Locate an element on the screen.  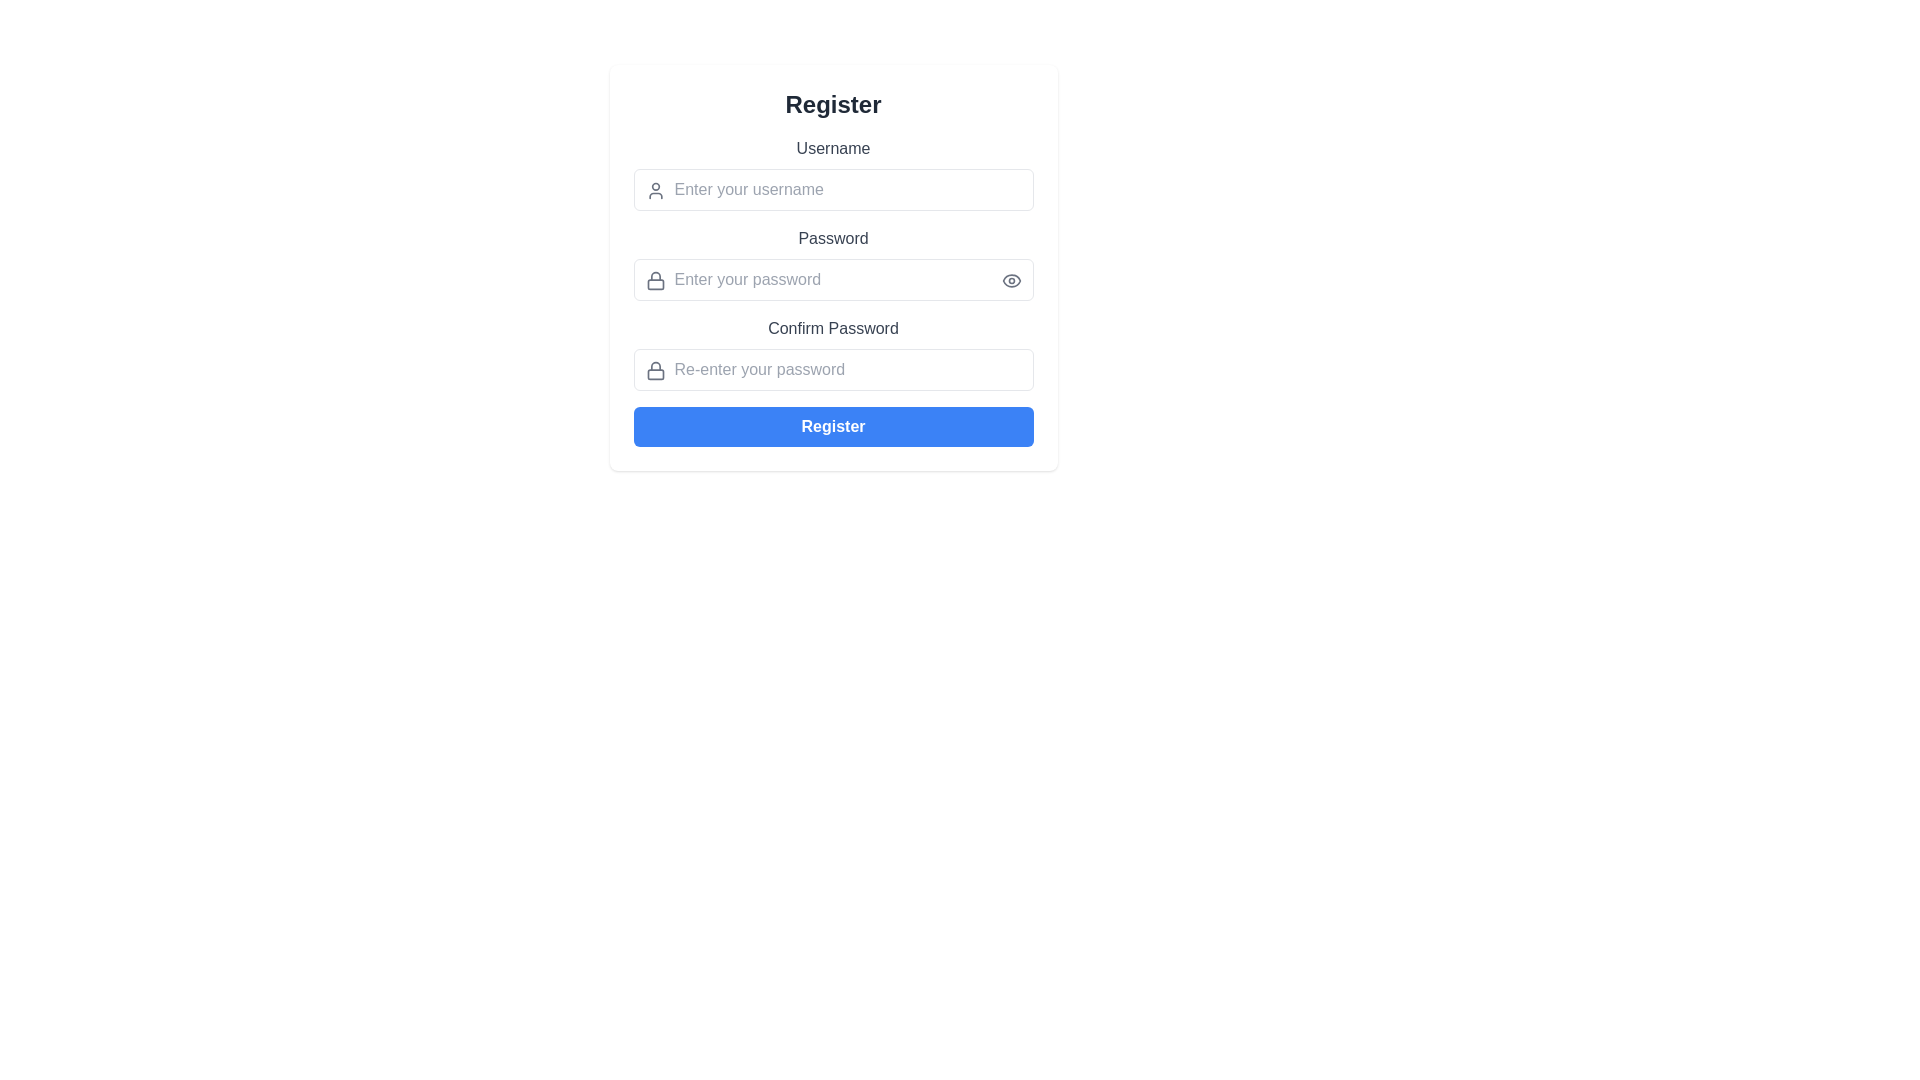
within the Password input field located below the 'Username' field and above the 'Confirm Password' field to focus is located at coordinates (833, 262).